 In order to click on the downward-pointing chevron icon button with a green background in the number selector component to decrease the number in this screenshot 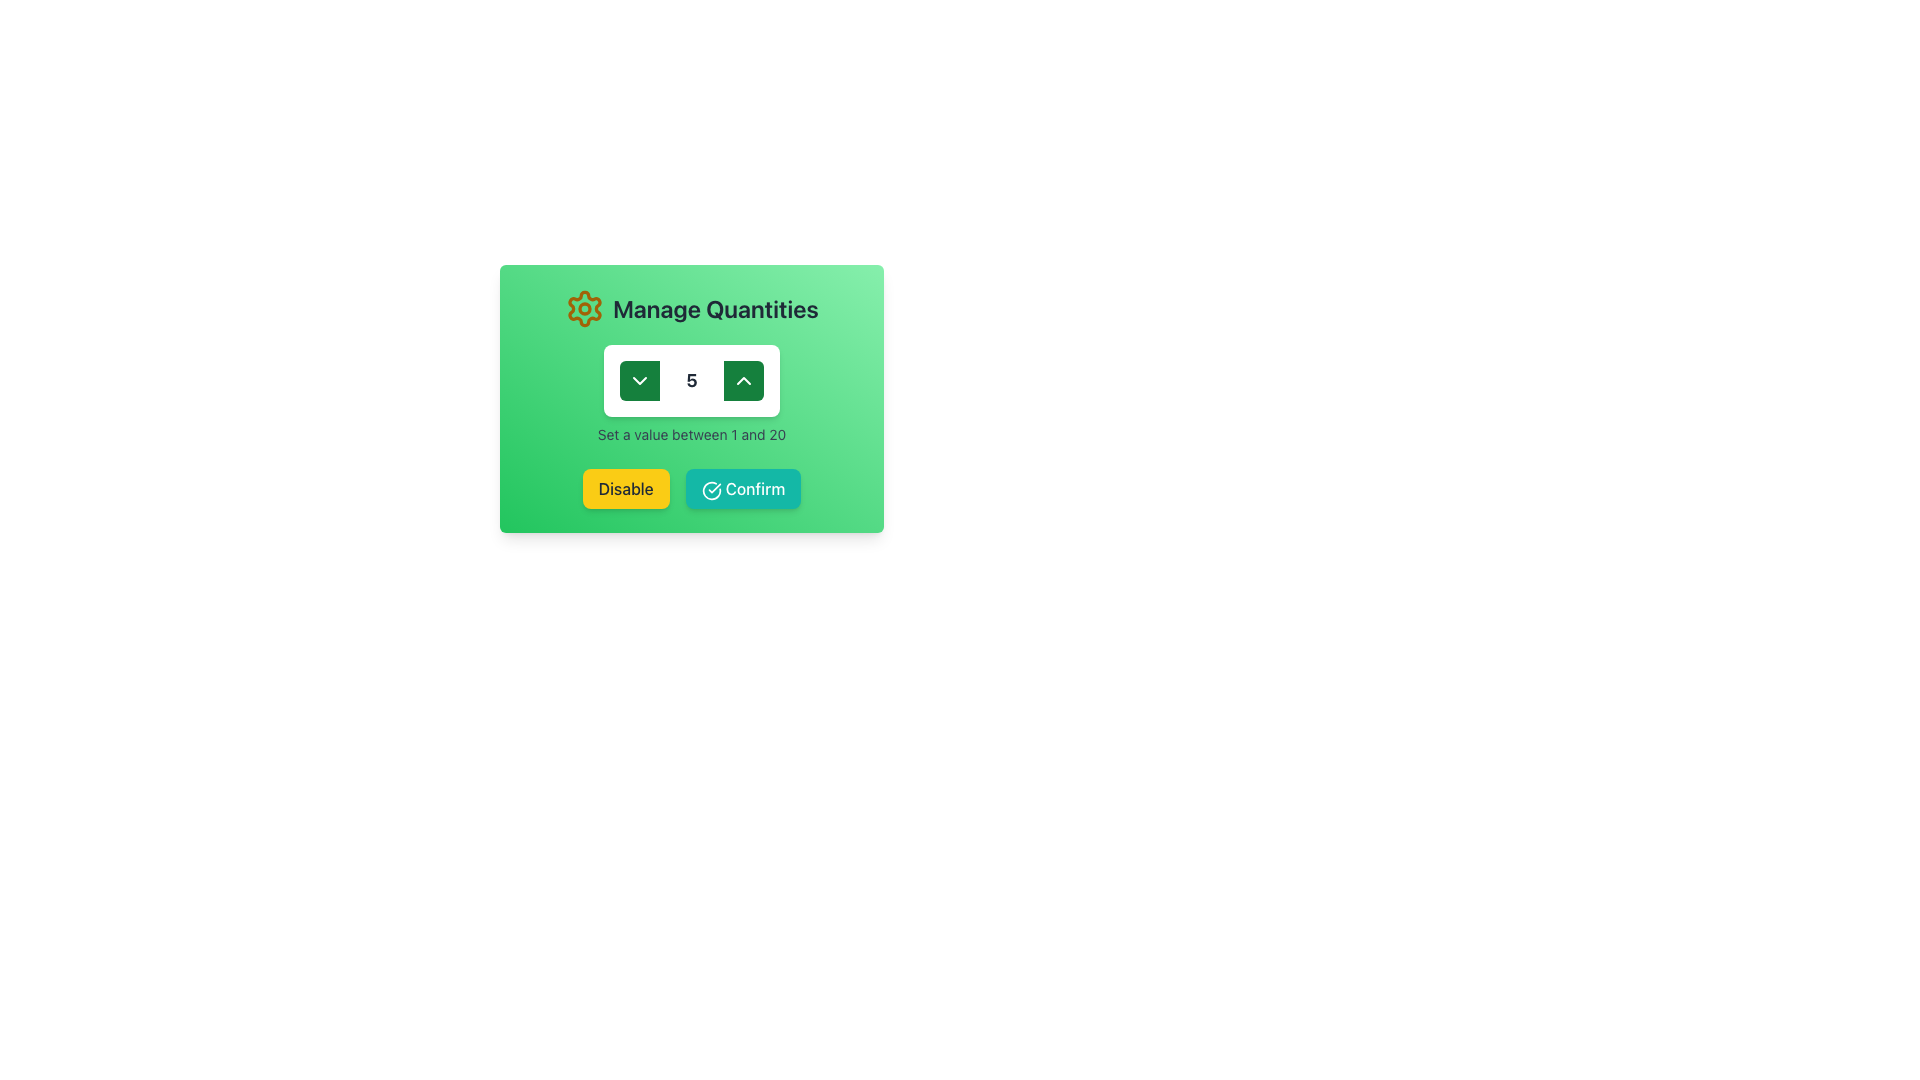, I will do `click(638, 381)`.